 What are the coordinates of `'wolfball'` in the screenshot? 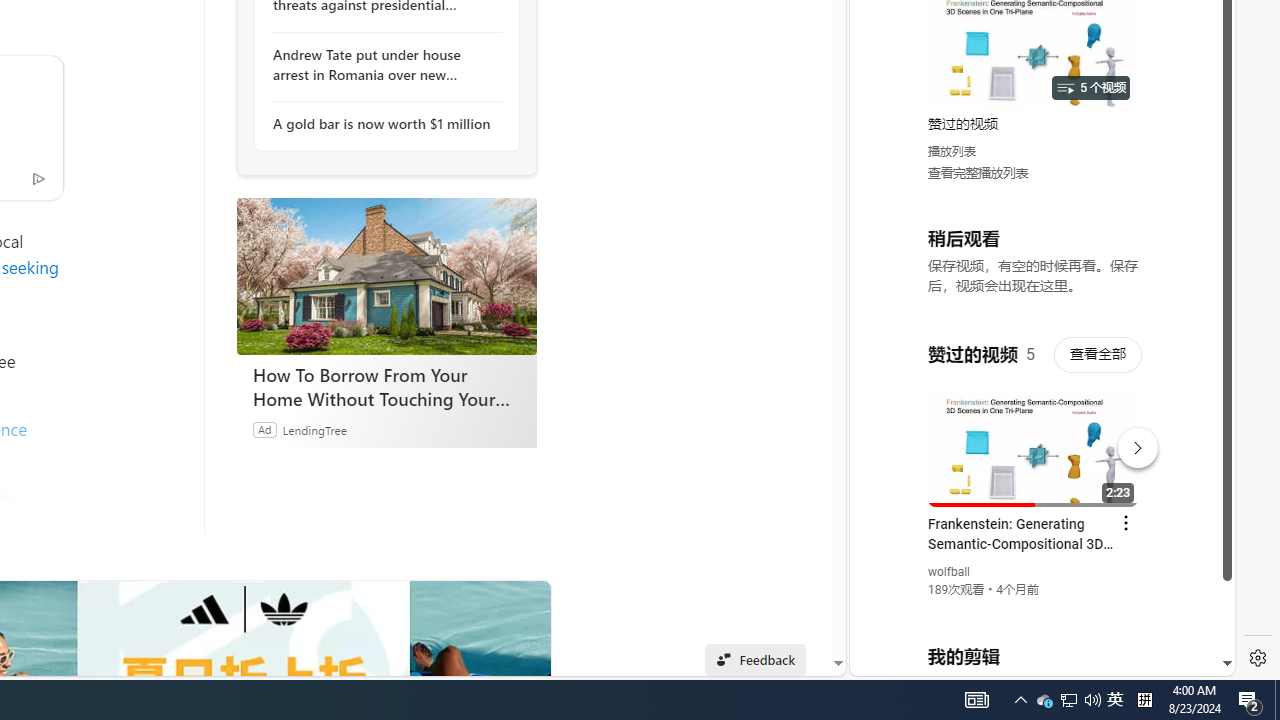 It's located at (948, 572).